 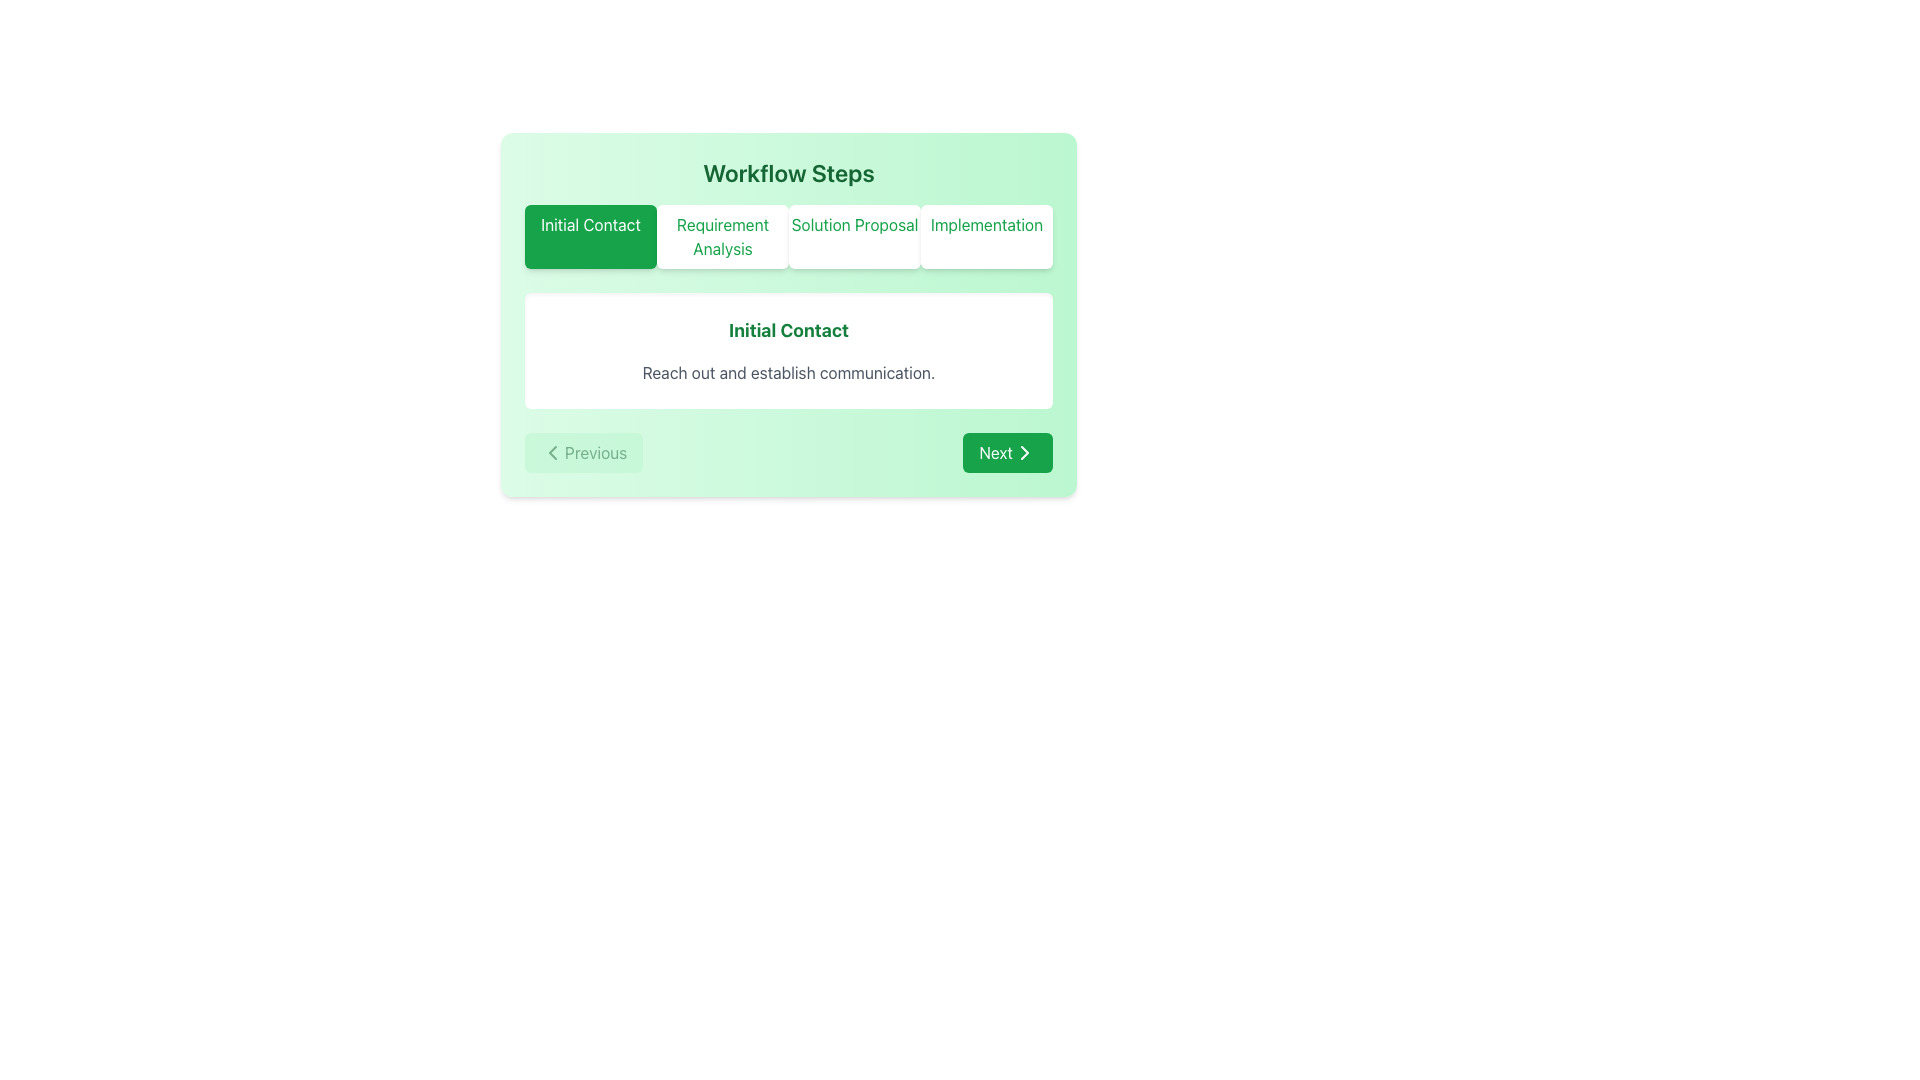 What do you see at coordinates (787, 330) in the screenshot?
I see `the bold, large-sized green text reading 'Initial Contact', which is centrally aligned within a white box` at bounding box center [787, 330].